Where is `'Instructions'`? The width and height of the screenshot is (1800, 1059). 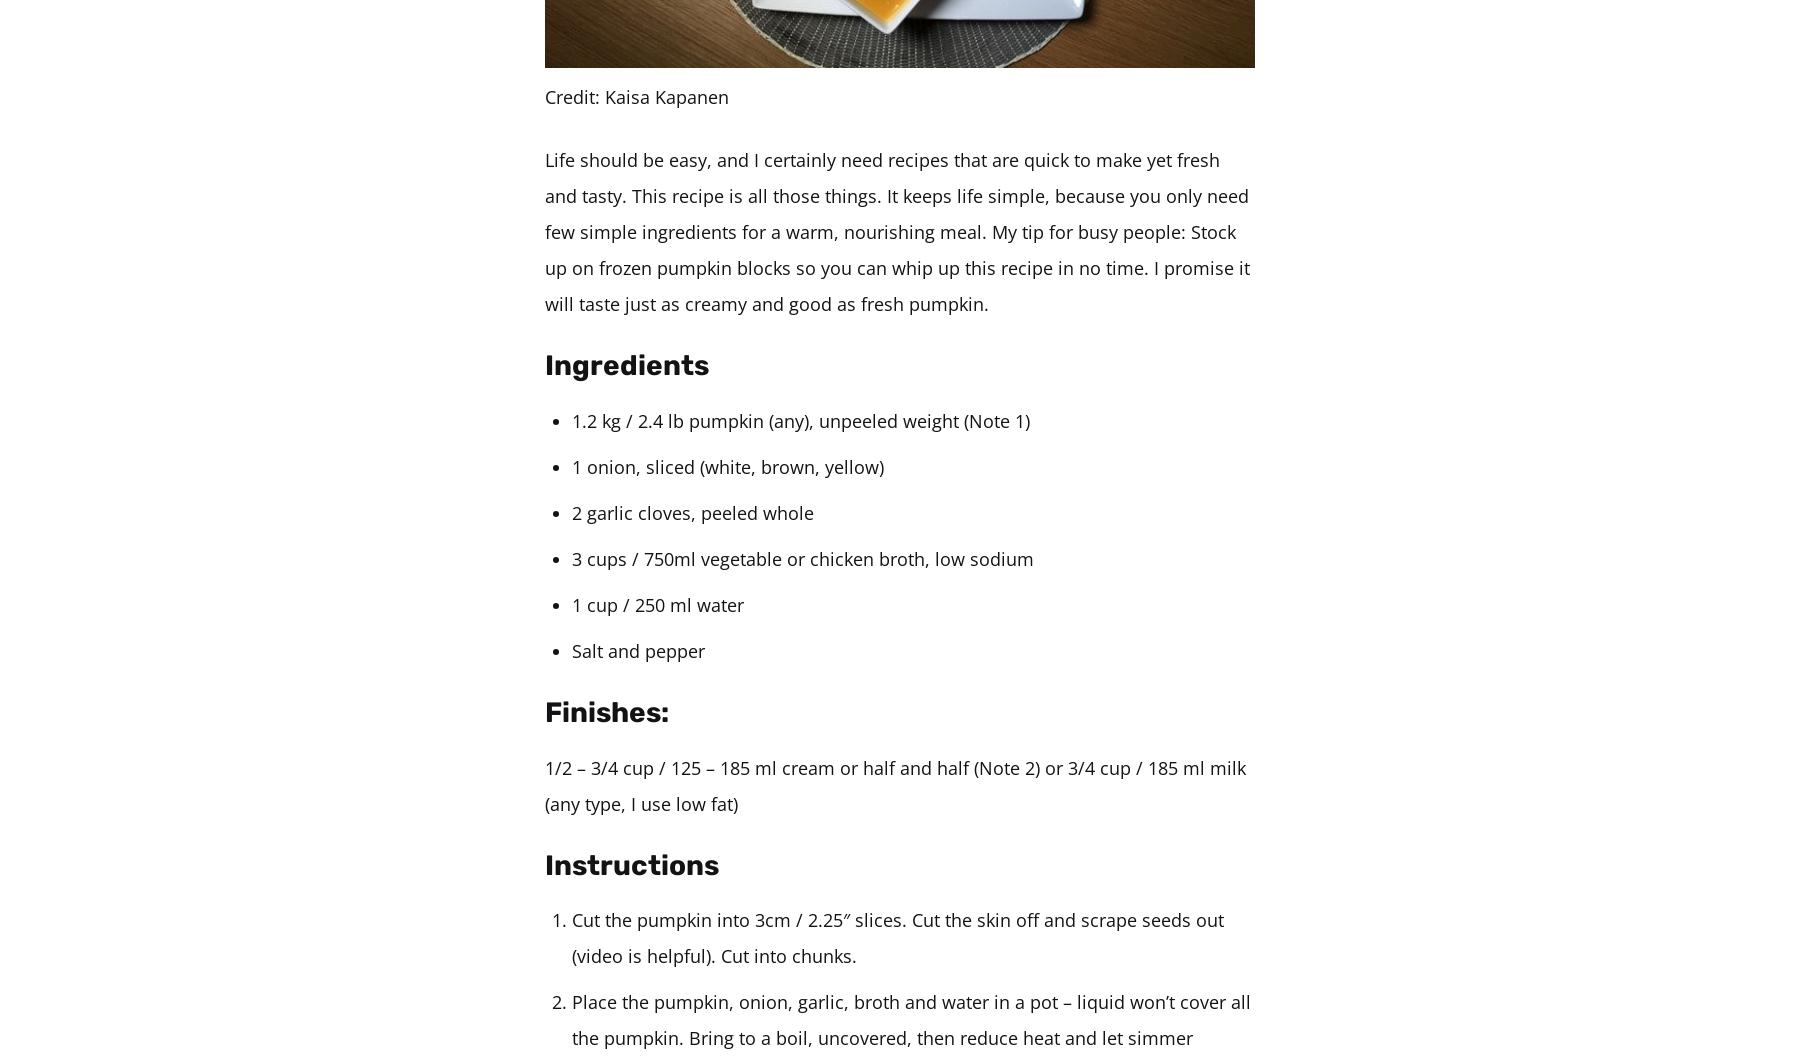
'Instructions' is located at coordinates (544, 864).